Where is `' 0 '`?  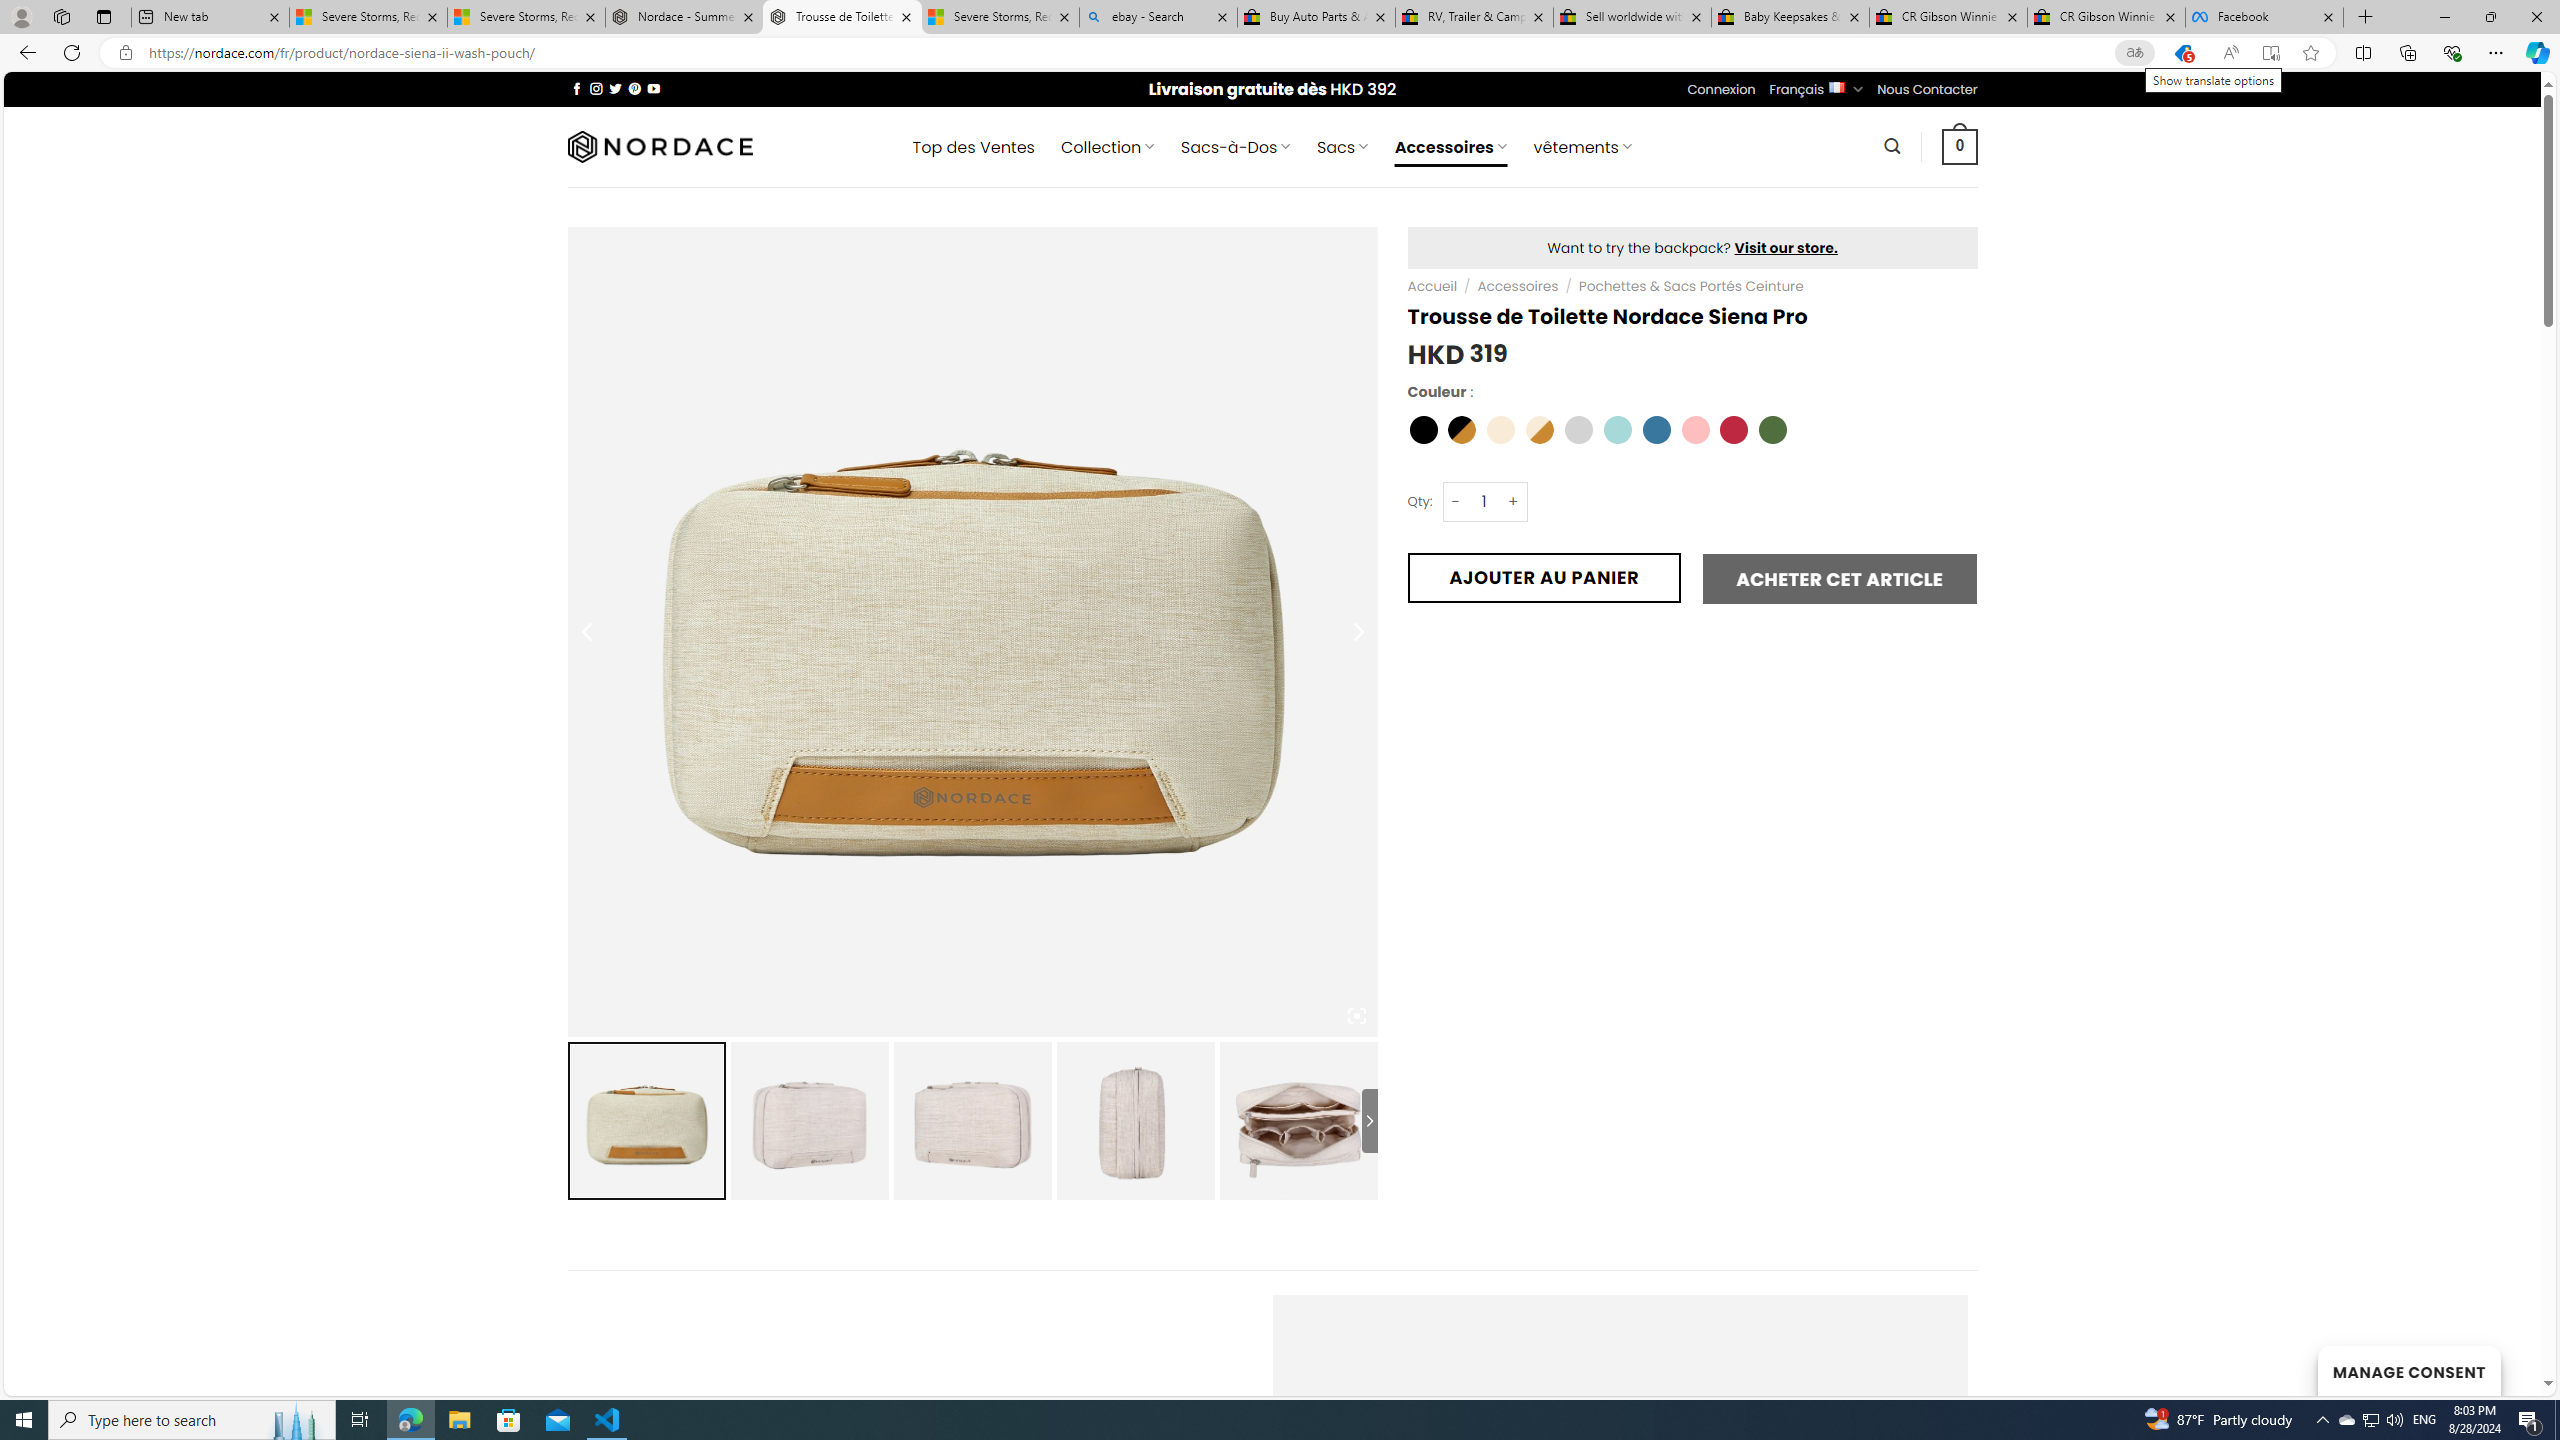 ' 0 ' is located at coordinates (1960, 145).